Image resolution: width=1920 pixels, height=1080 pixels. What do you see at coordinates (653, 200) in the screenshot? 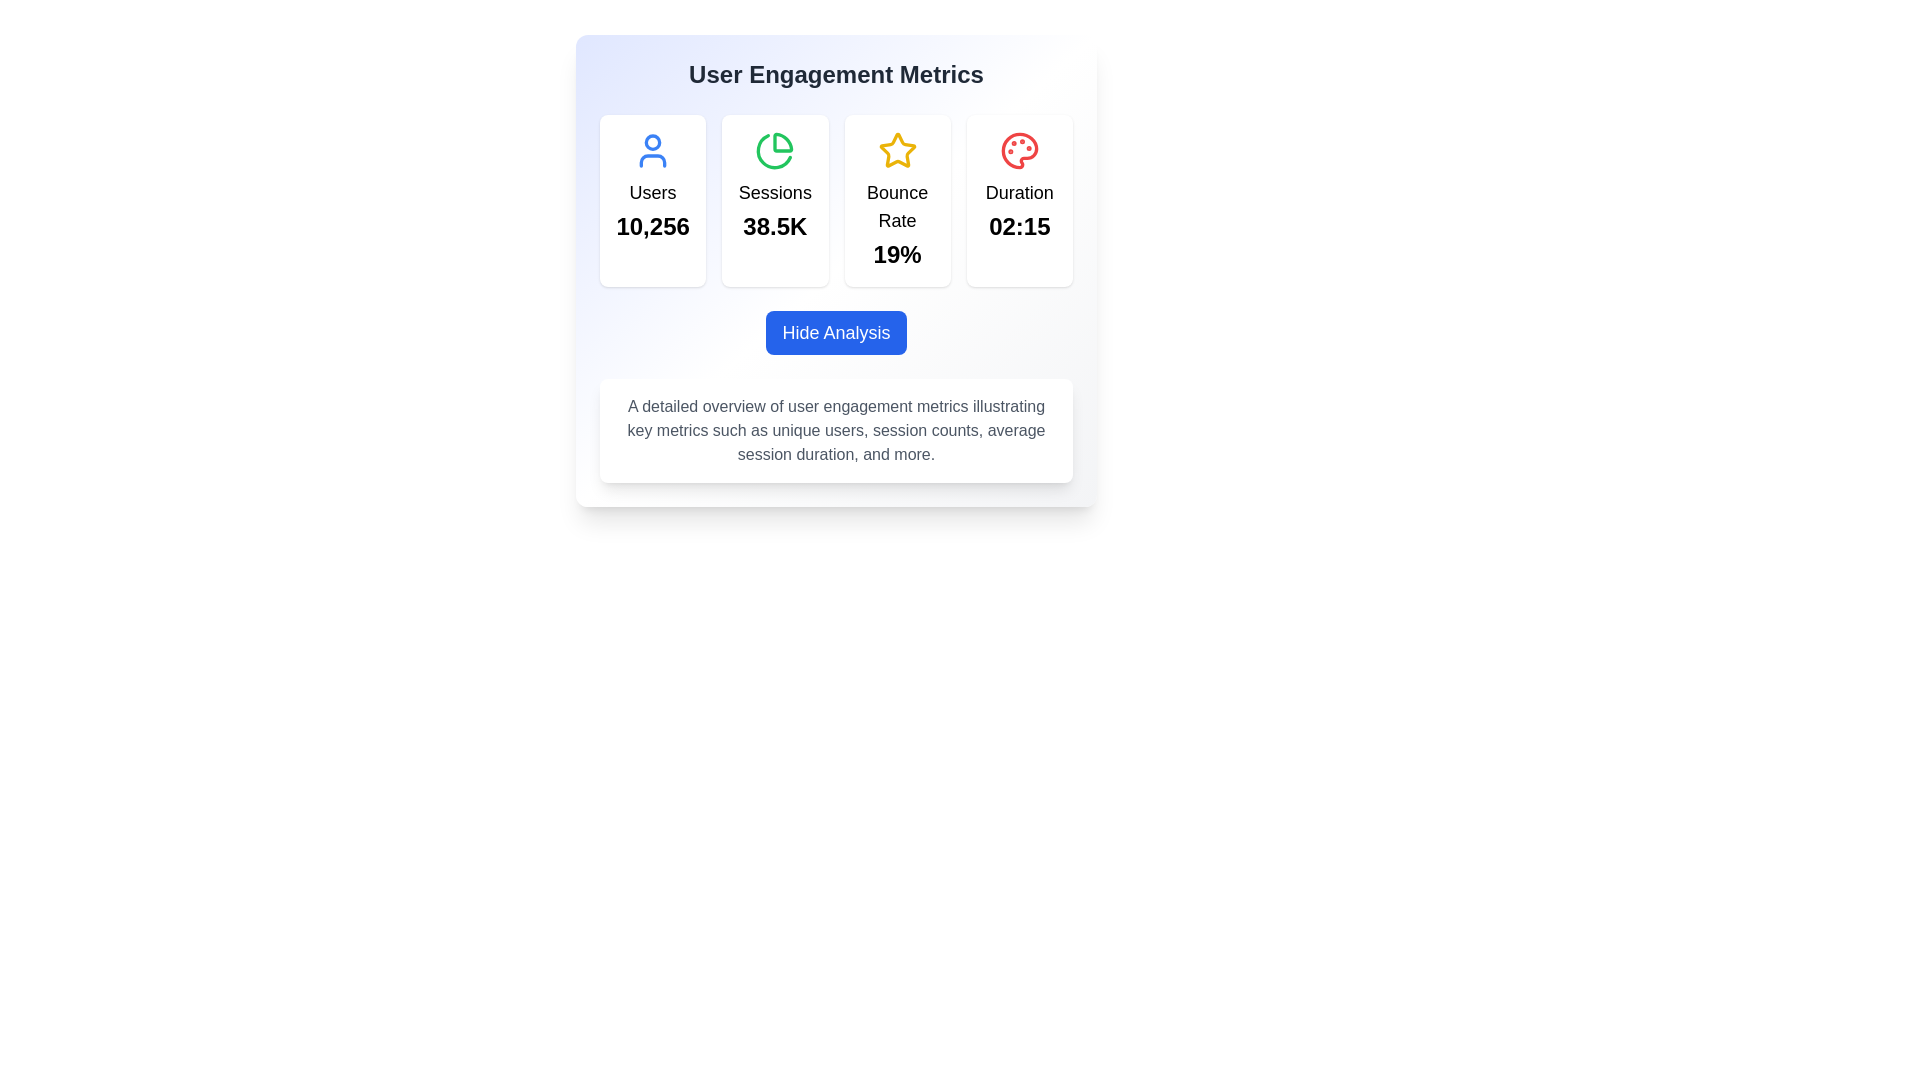
I see `the displayed information on the Informational card that shows the user count, which features a blue circular user icon at the top` at bounding box center [653, 200].